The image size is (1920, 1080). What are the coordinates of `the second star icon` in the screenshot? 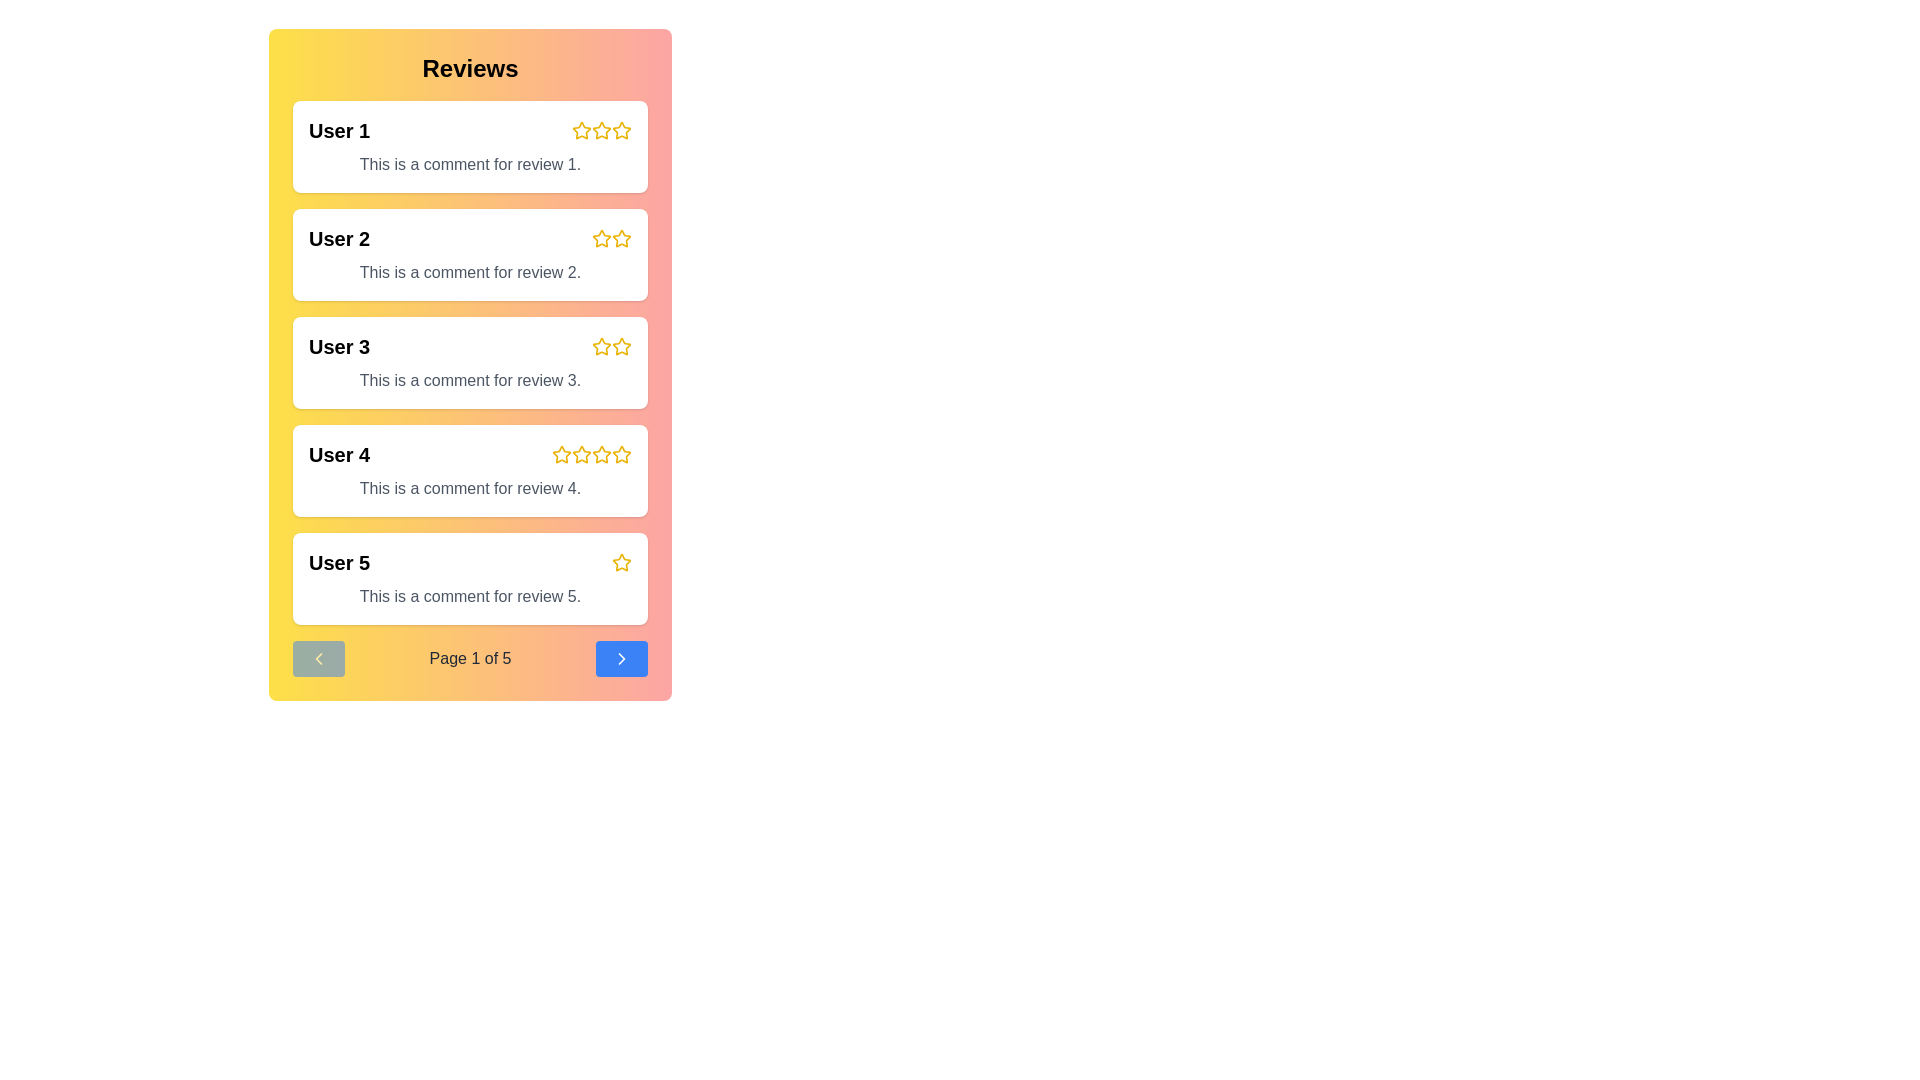 It's located at (600, 237).